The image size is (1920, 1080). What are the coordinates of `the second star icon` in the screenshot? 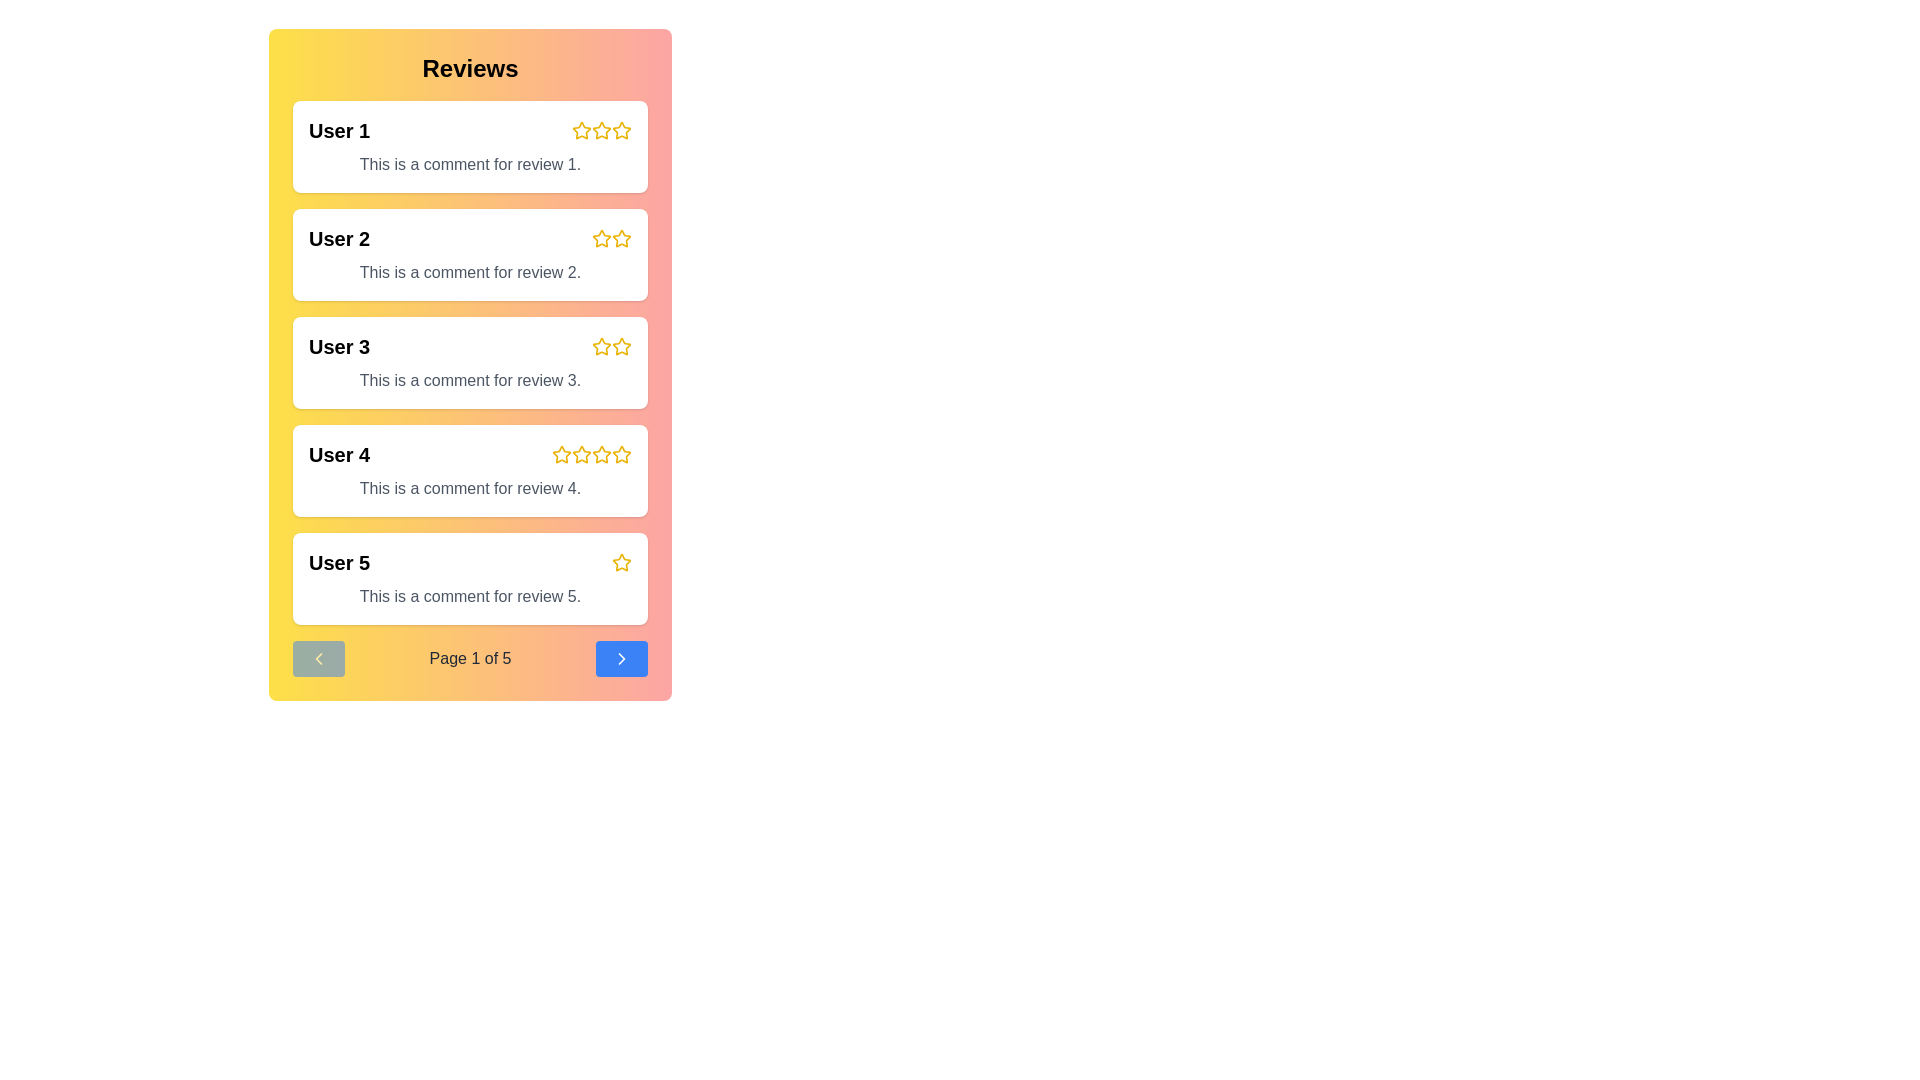 It's located at (600, 237).